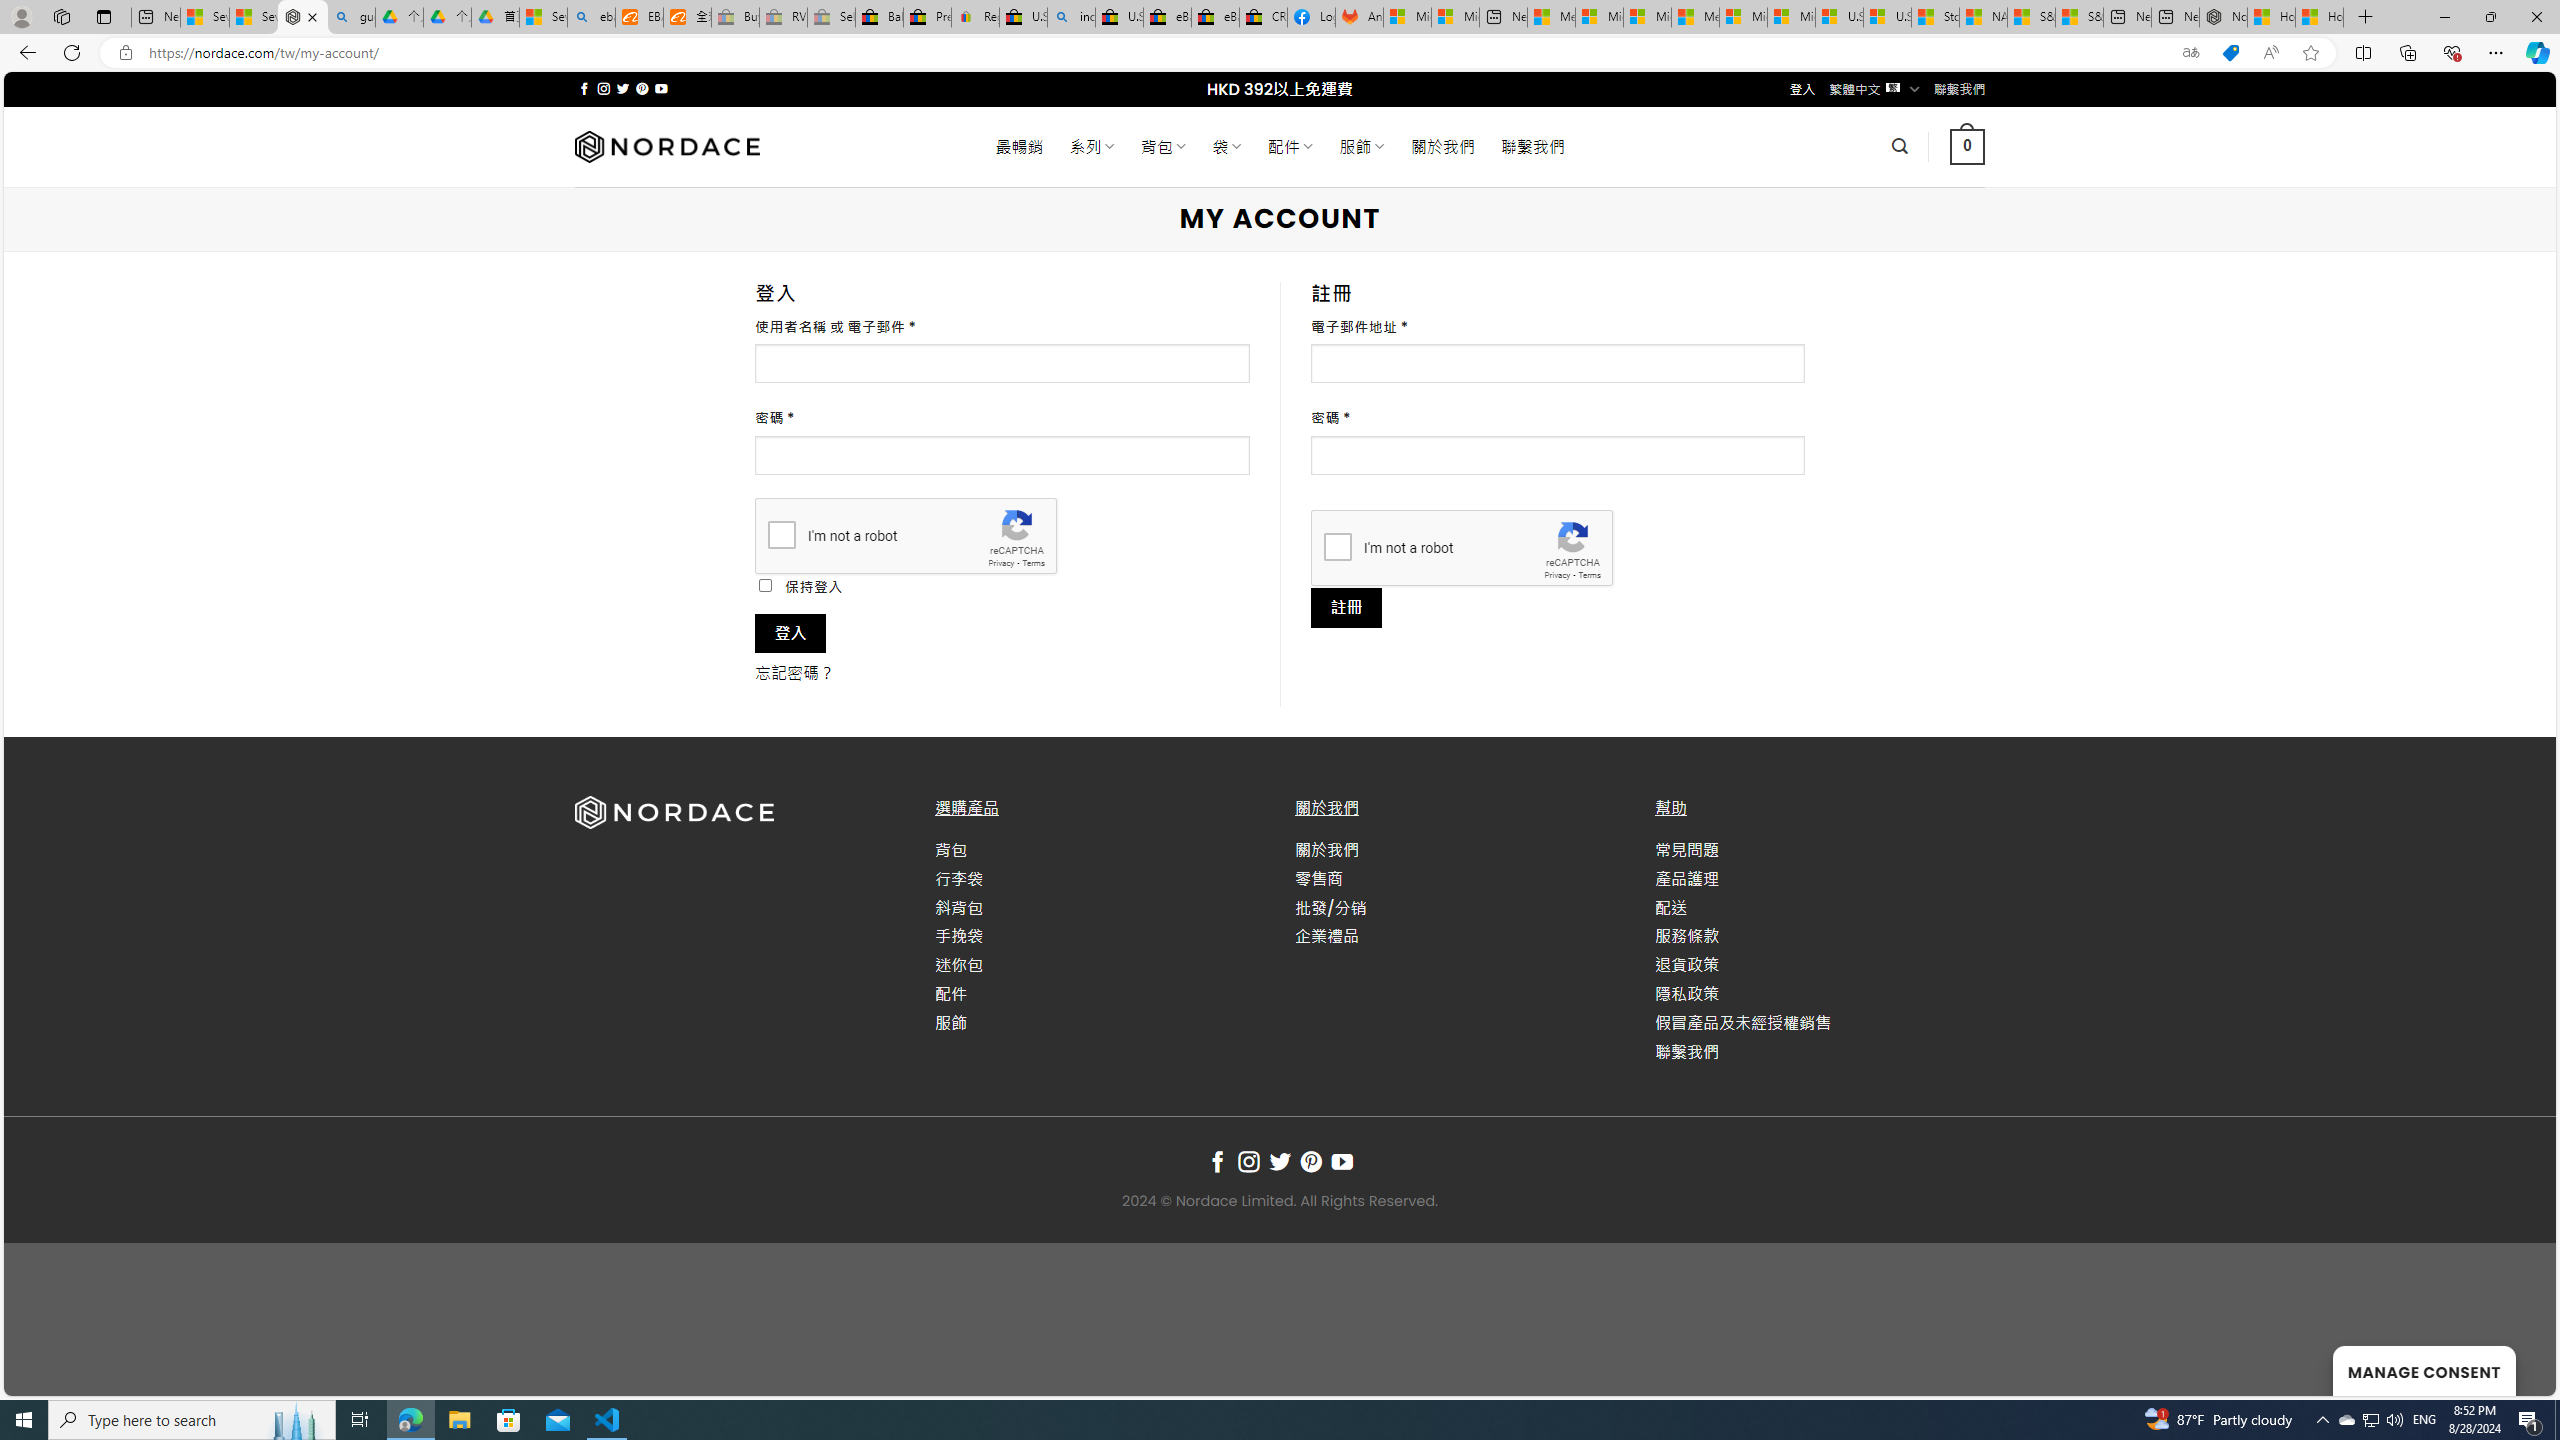 This screenshot has width=2560, height=1440. I want to click on 'including - Search', so click(1071, 16).